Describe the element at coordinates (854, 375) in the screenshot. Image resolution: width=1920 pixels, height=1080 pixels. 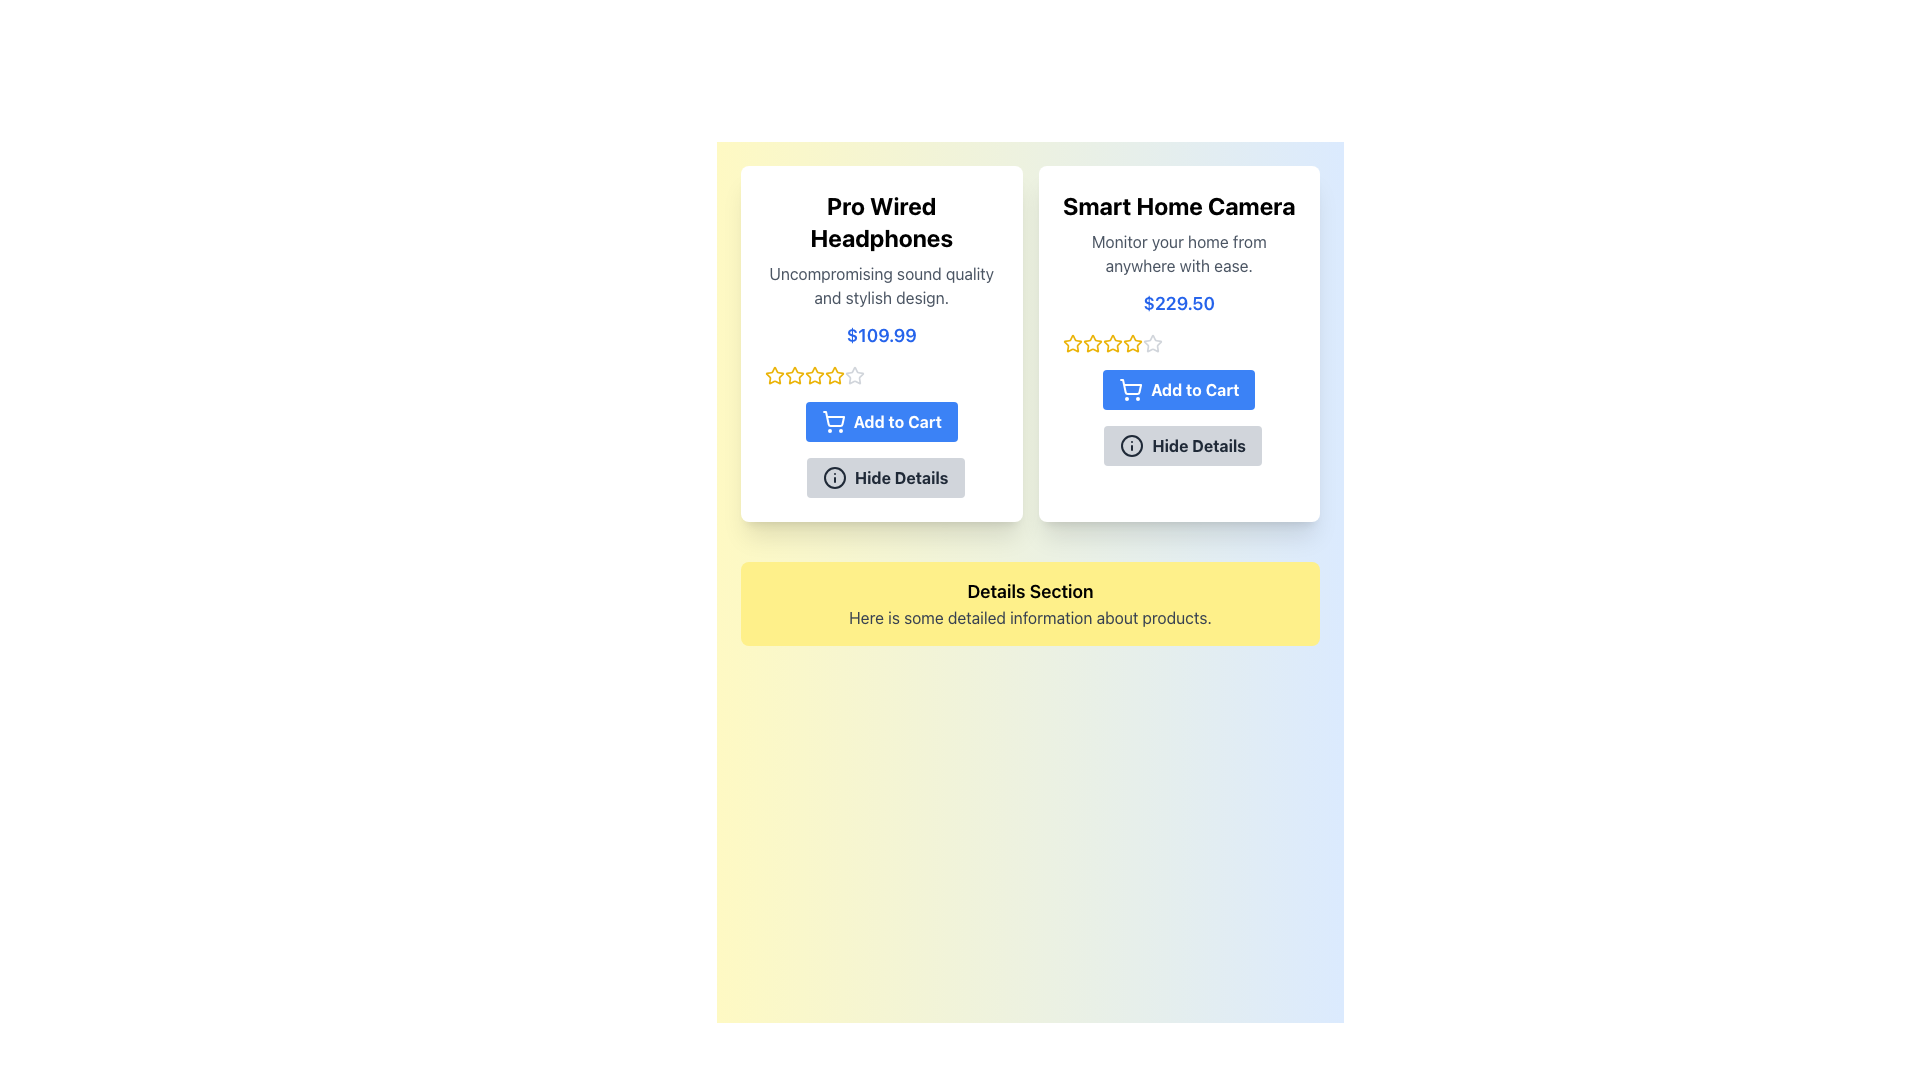
I see `the fifth star icon in the rating system under the text '$109.99' for the 'Pro Wired Headphones' card to rate it` at that location.